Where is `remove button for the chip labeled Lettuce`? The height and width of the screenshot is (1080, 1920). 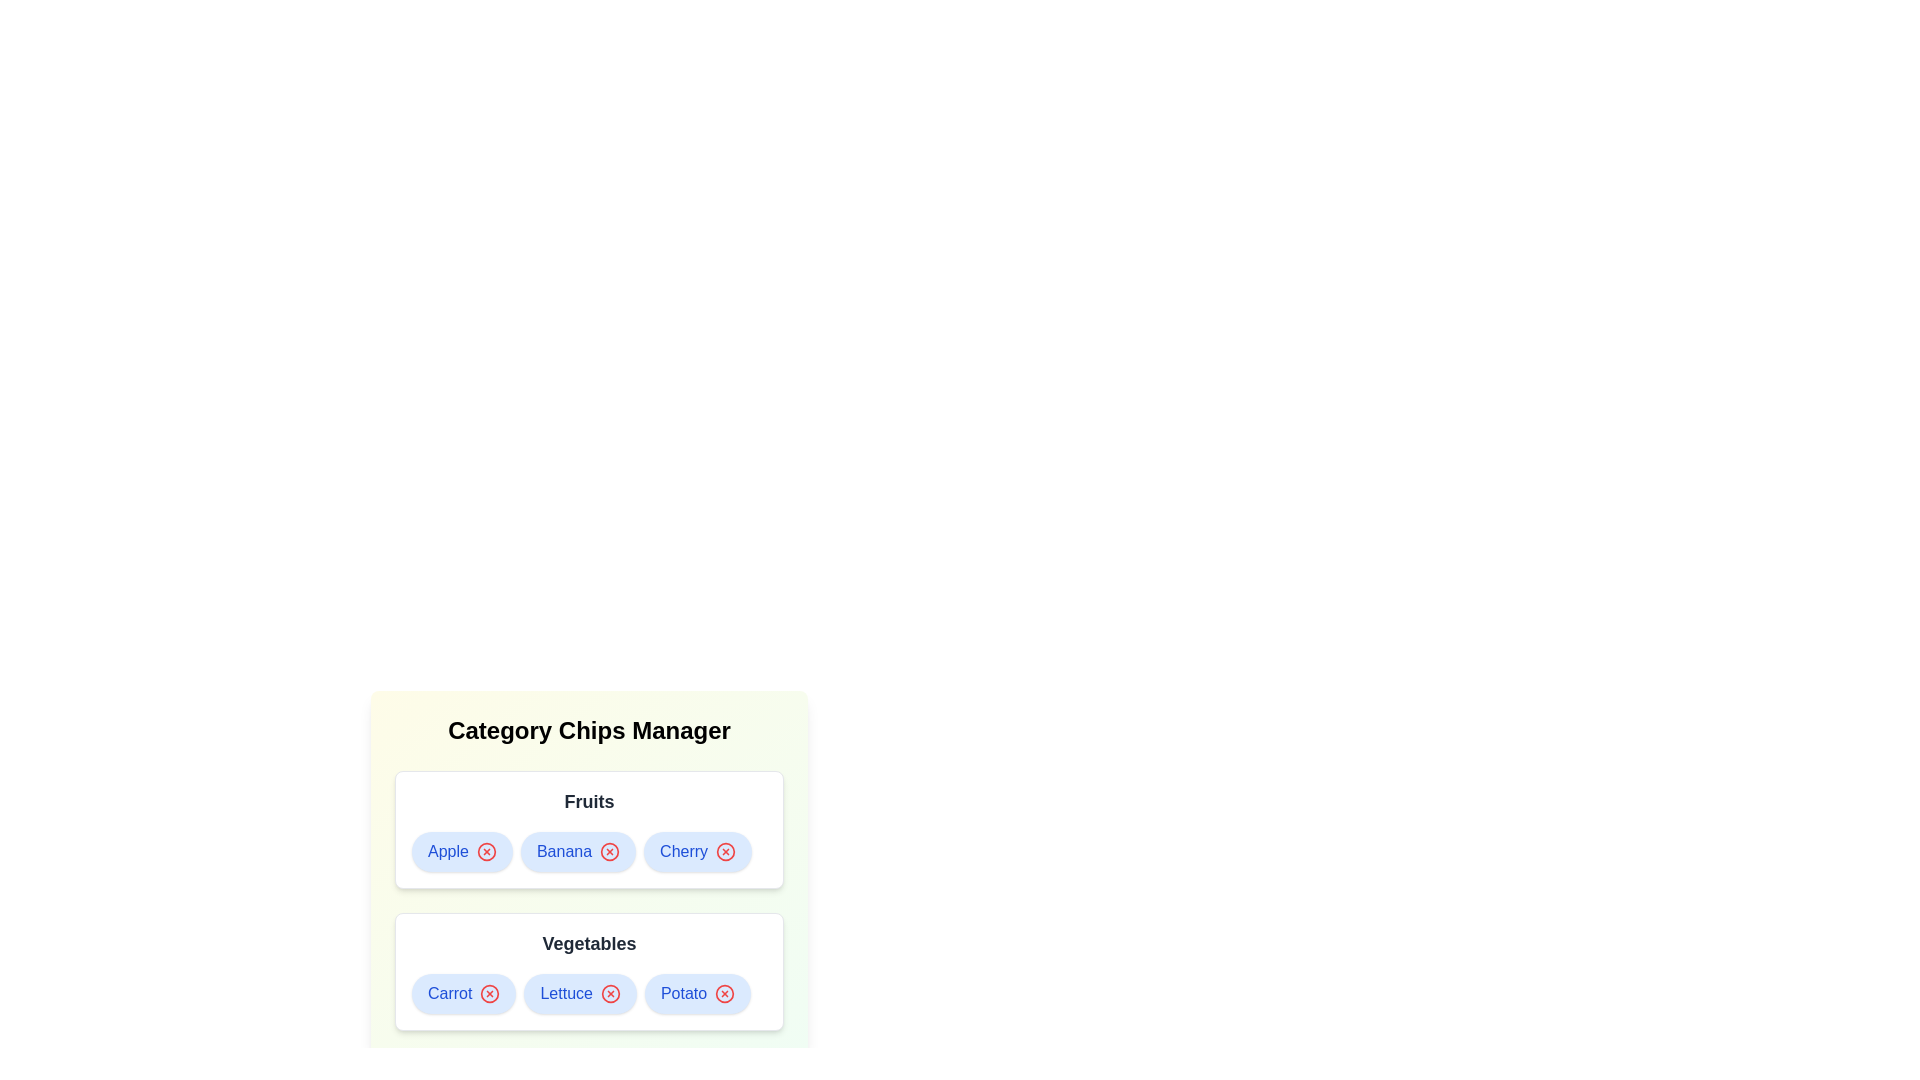
remove button for the chip labeled Lettuce is located at coordinates (609, 994).